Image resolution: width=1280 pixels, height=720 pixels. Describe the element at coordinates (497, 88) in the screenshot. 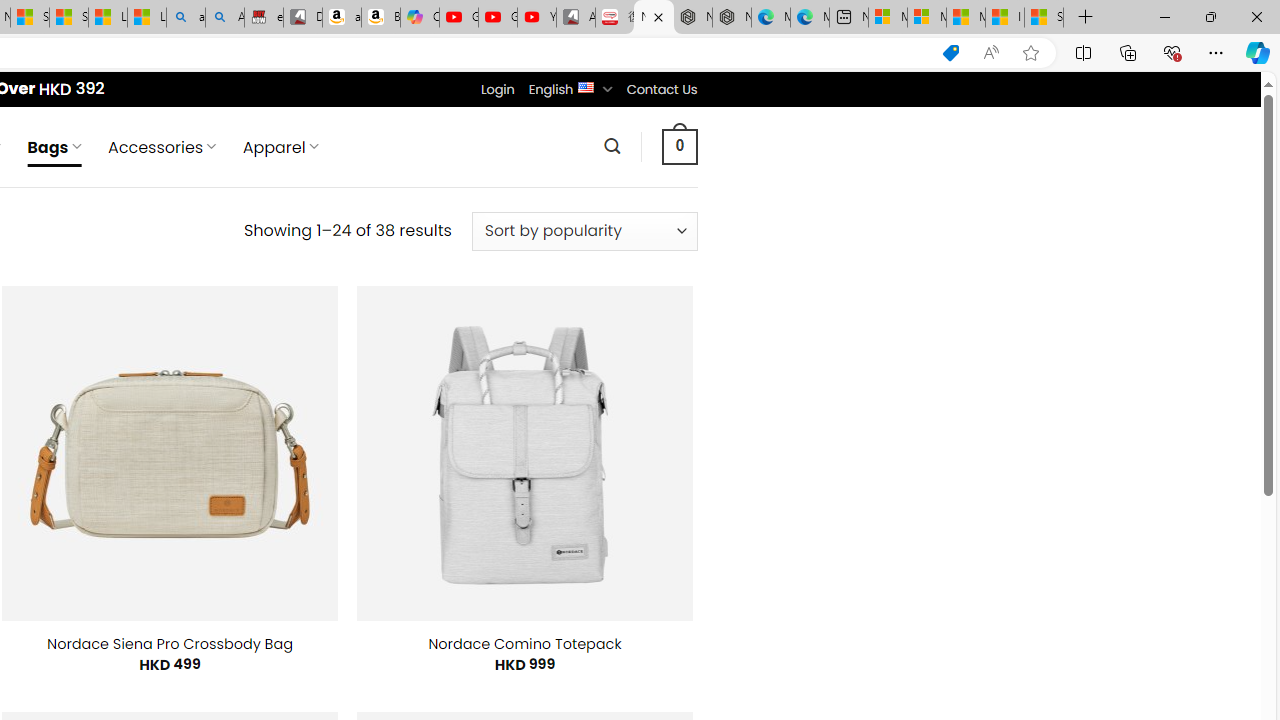

I see `'Login'` at that location.